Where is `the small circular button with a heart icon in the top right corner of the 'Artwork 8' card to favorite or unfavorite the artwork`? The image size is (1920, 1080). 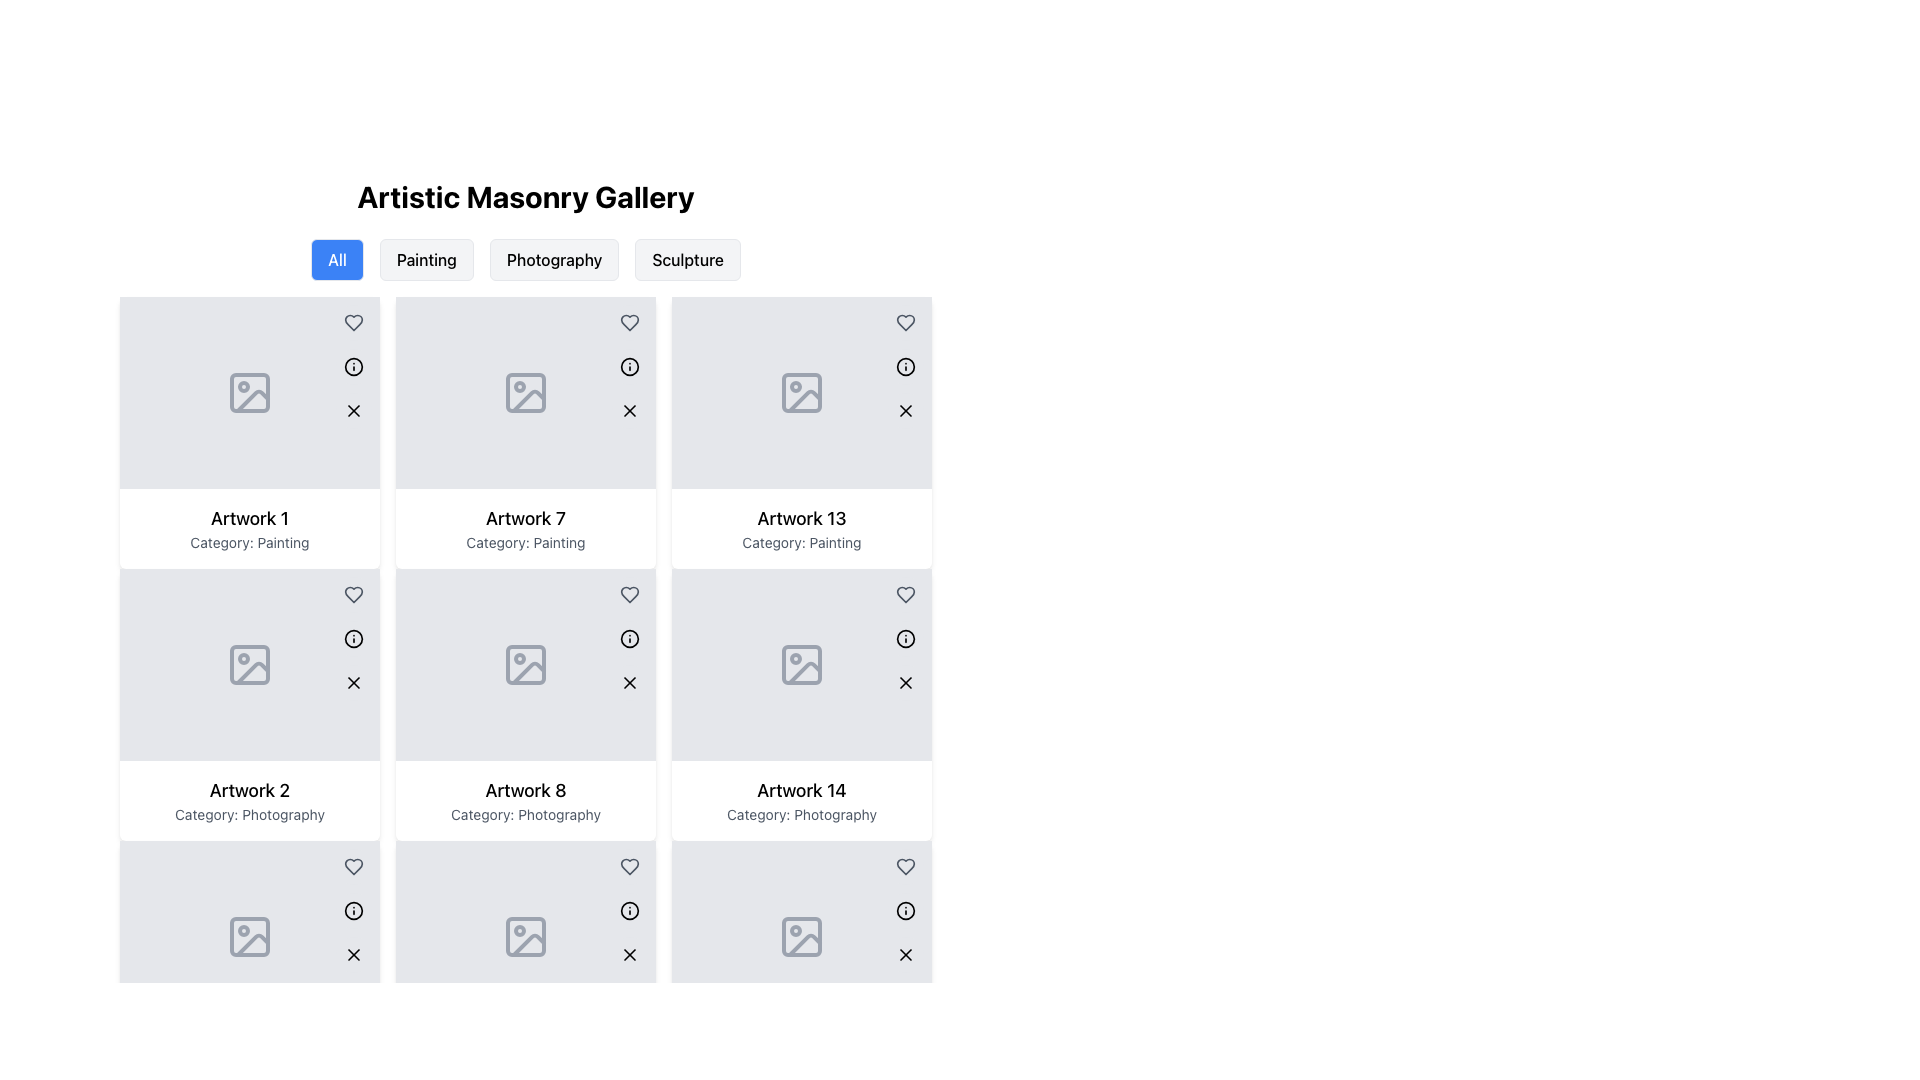
the small circular button with a heart icon in the top right corner of the 'Artwork 8' card to favorite or unfavorite the artwork is located at coordinates (628, 866).